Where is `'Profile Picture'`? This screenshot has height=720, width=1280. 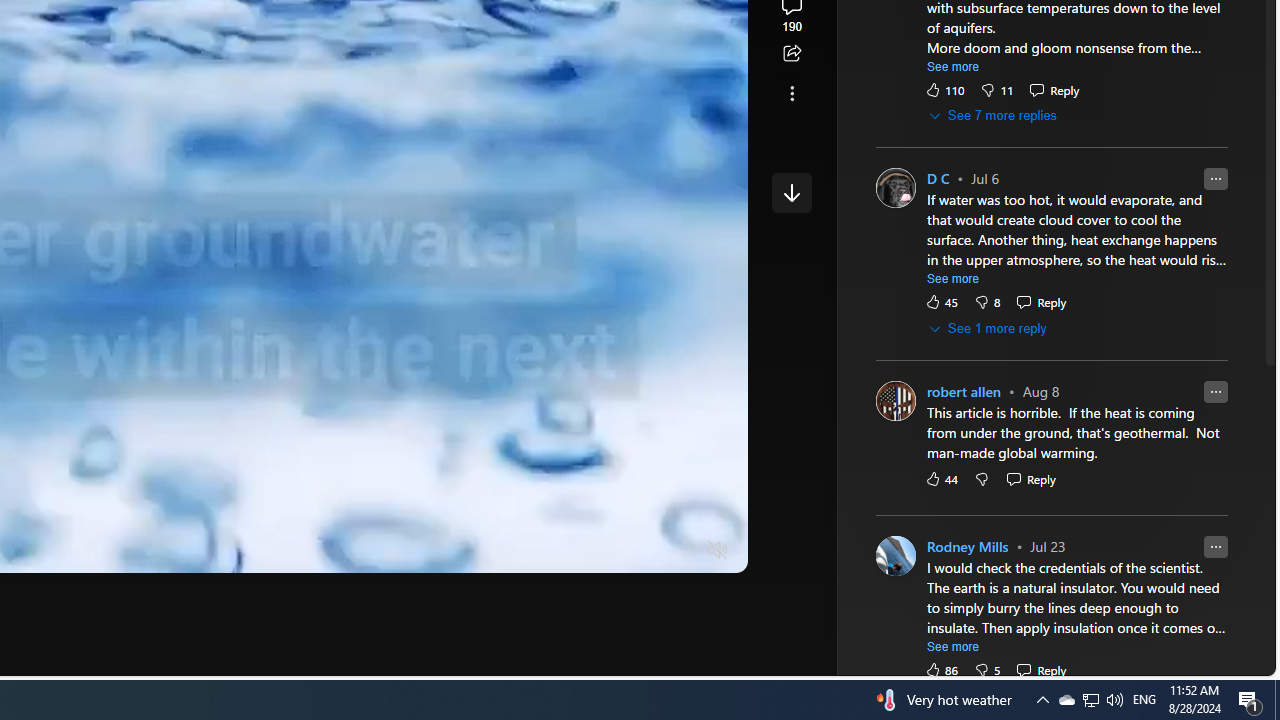
'Profile Picture' is located at coordinates (895, 556).